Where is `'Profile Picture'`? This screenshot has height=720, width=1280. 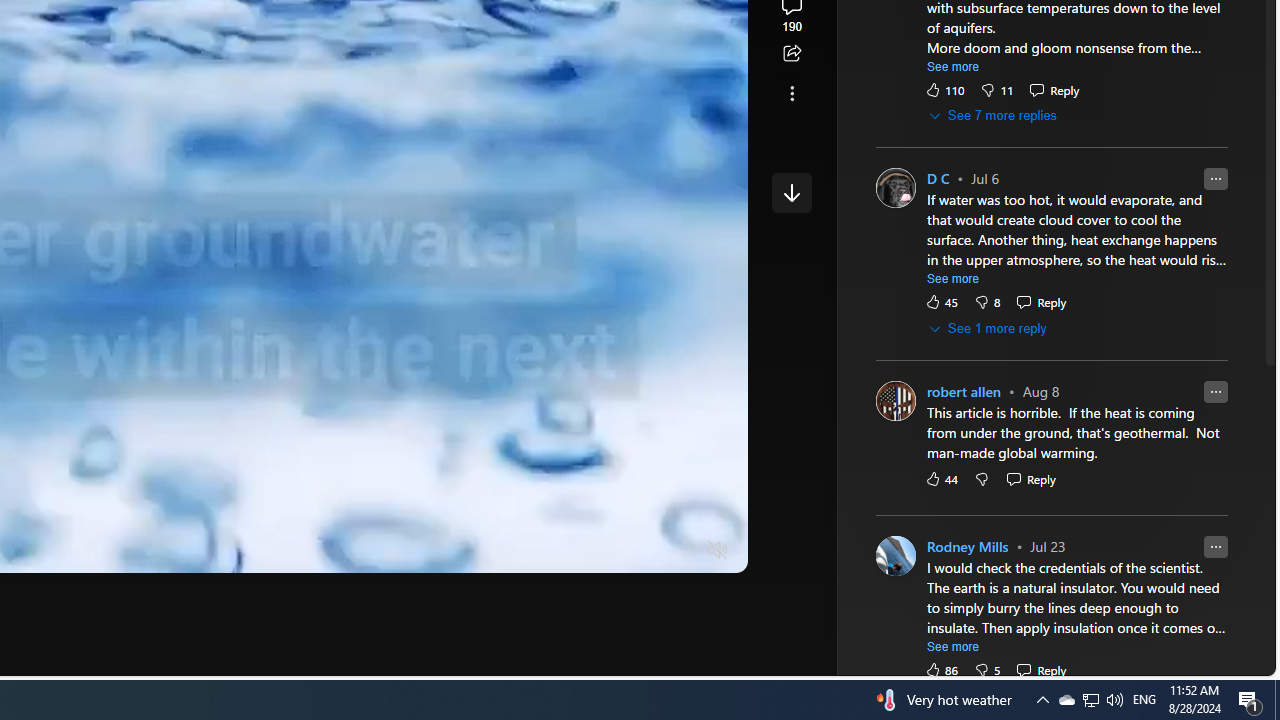
'Profile Picture' is located at coordinates (895, 556).